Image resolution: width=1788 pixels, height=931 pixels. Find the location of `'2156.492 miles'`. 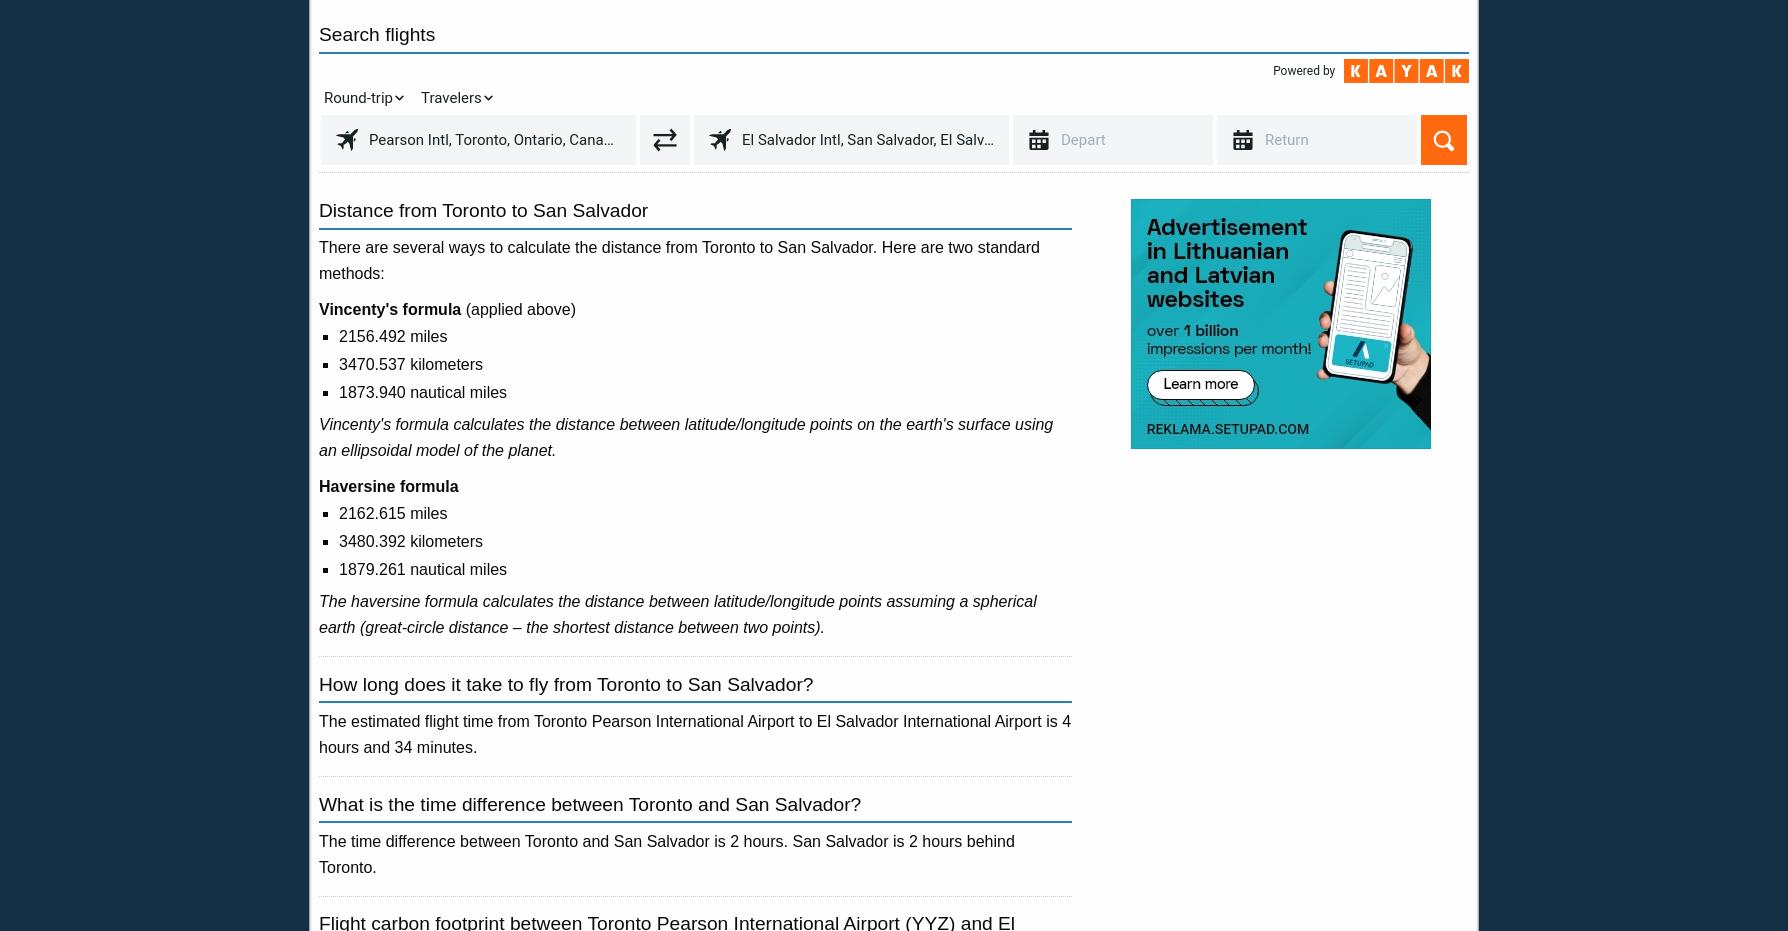

'2156.492 miles' is located at coordinates (392, 336).